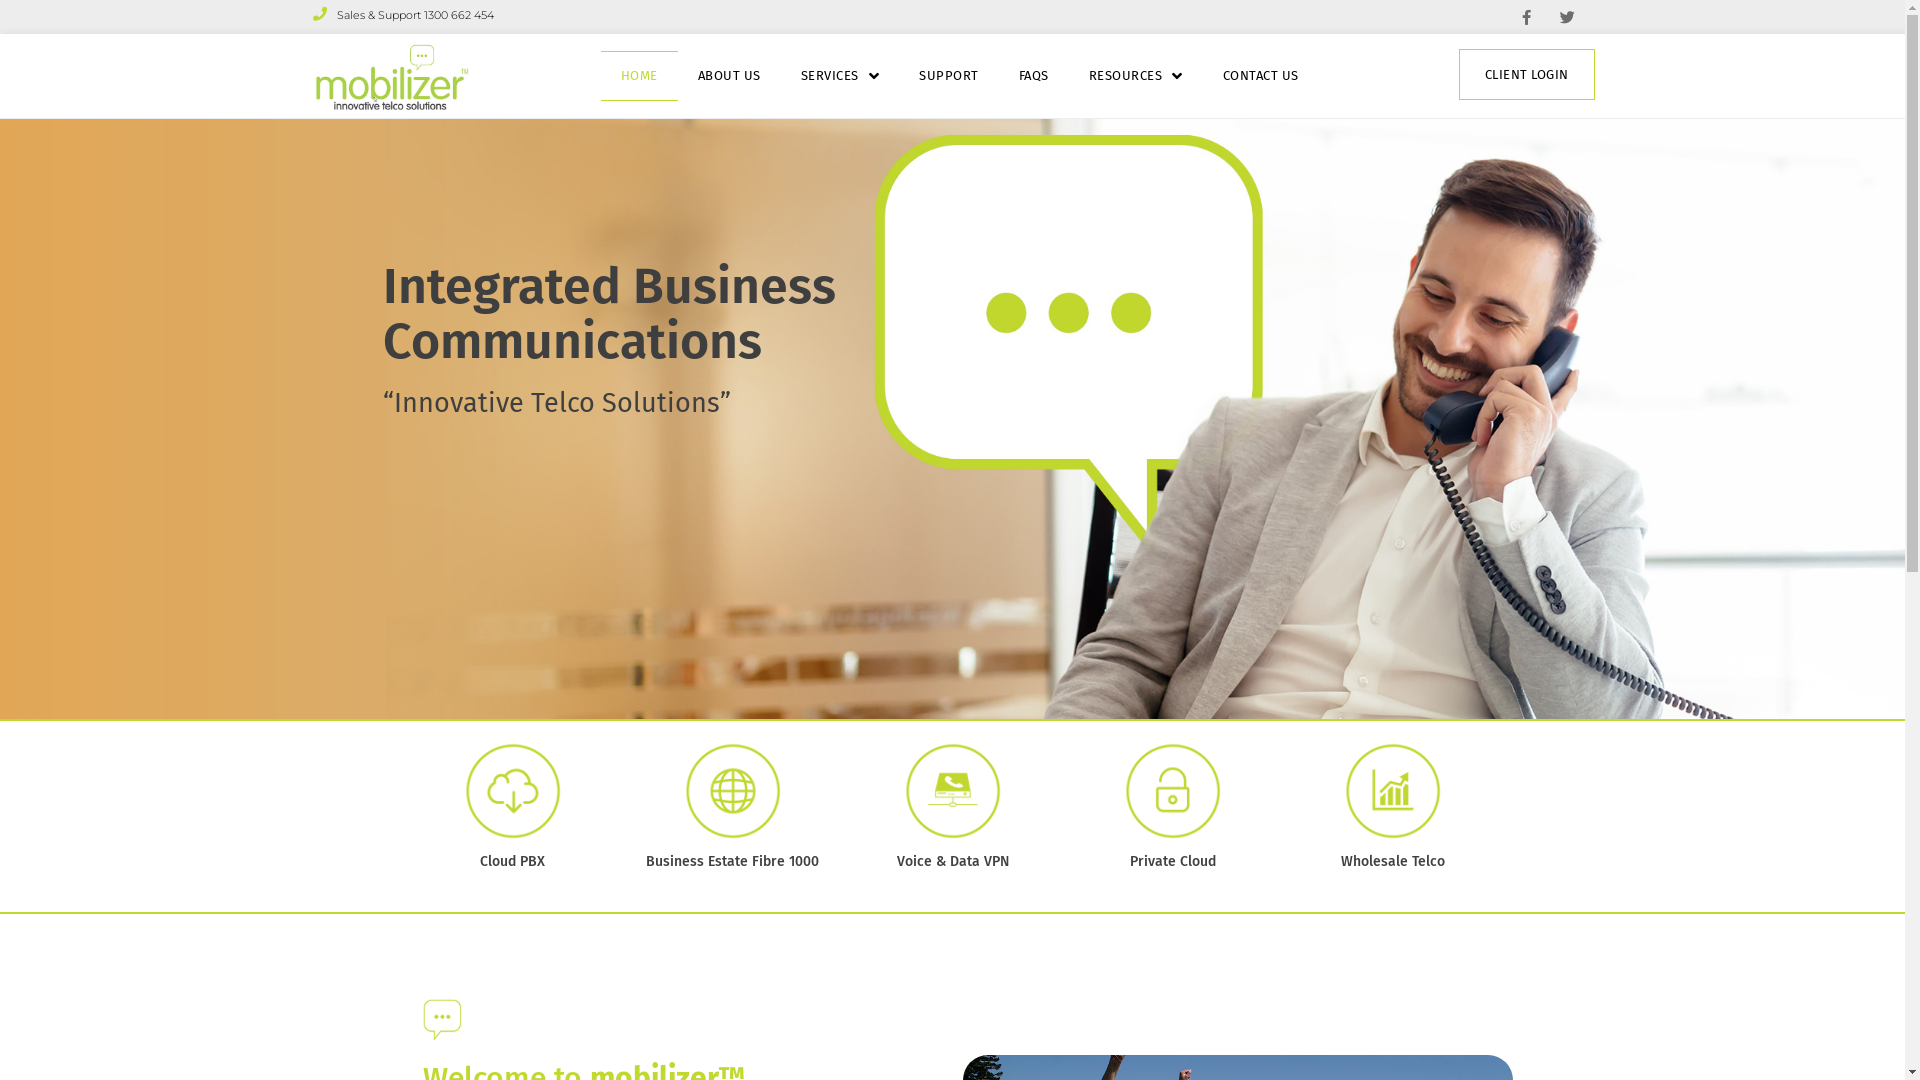  I want to click on 'Private Cloud', so click(1172, 860).